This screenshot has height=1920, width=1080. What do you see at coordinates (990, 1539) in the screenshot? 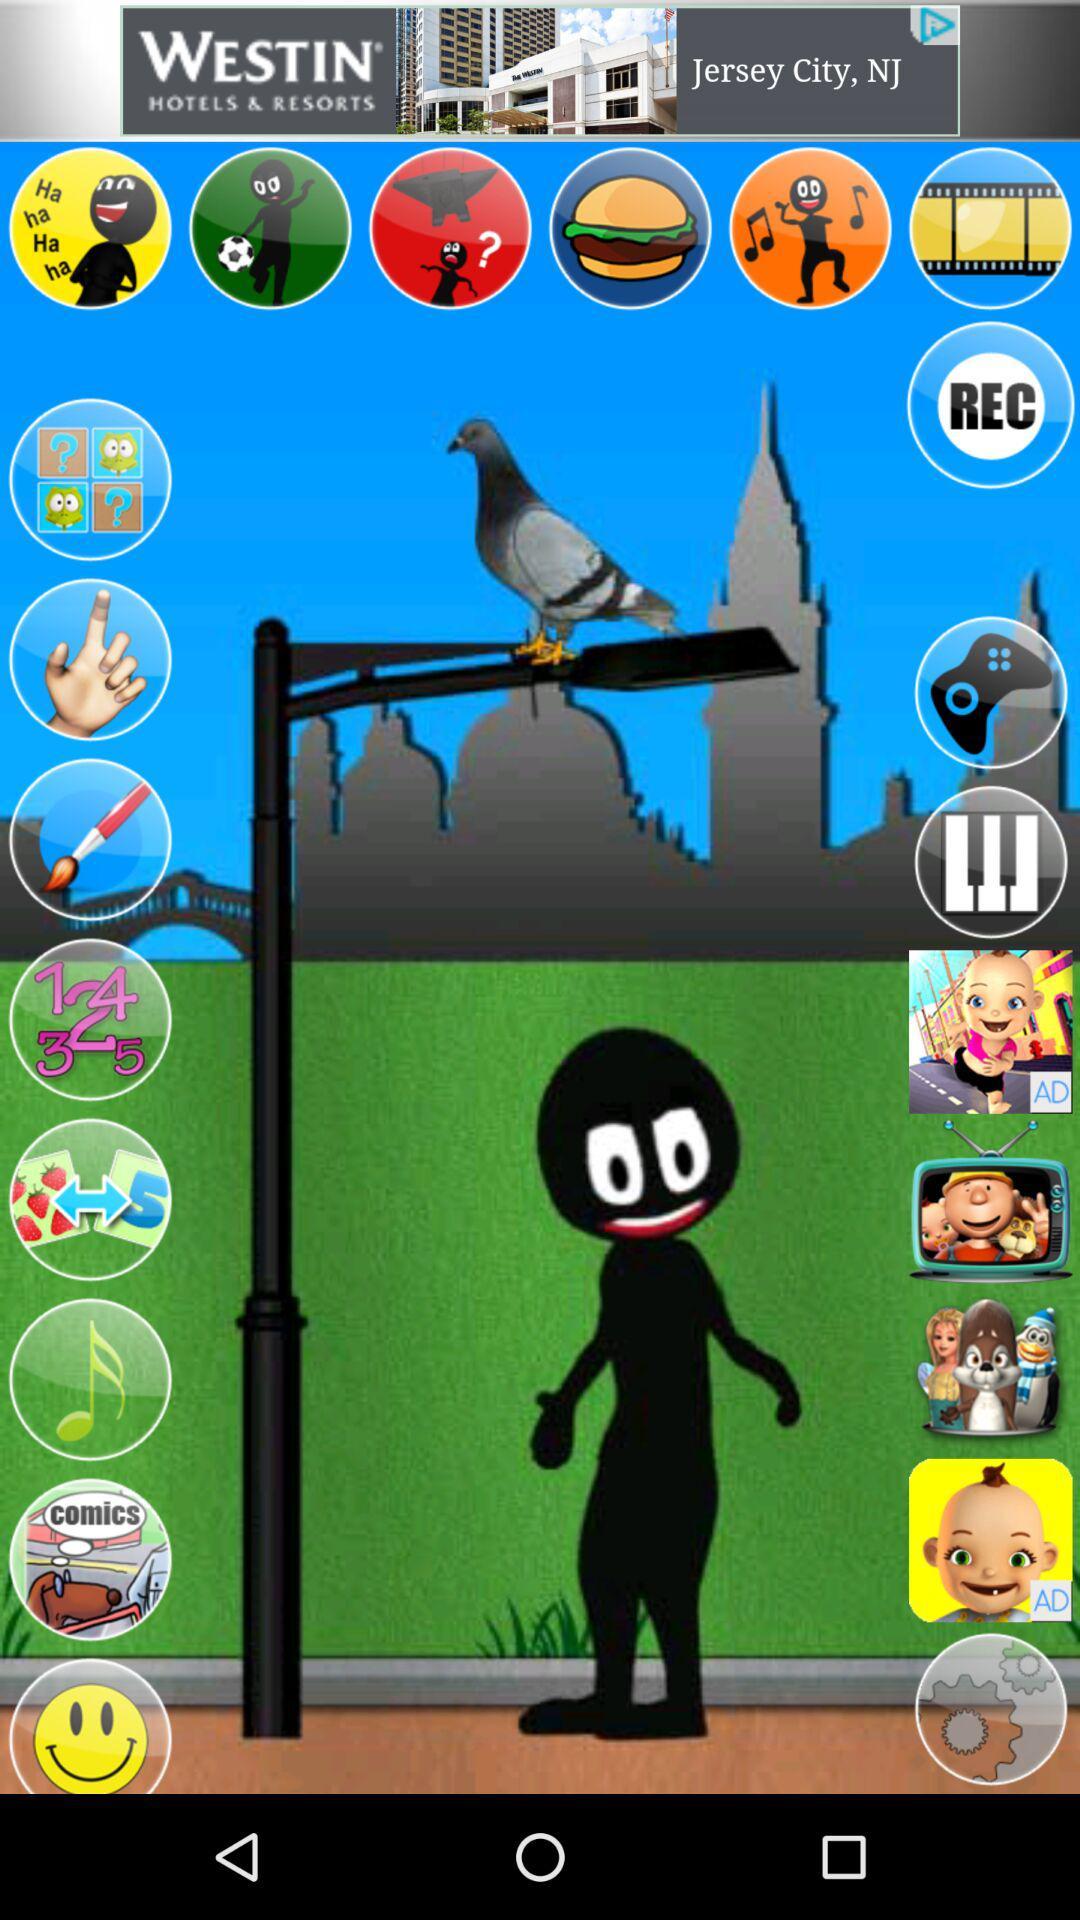
I see `see advertisement` at bounding box center [990, 1539].